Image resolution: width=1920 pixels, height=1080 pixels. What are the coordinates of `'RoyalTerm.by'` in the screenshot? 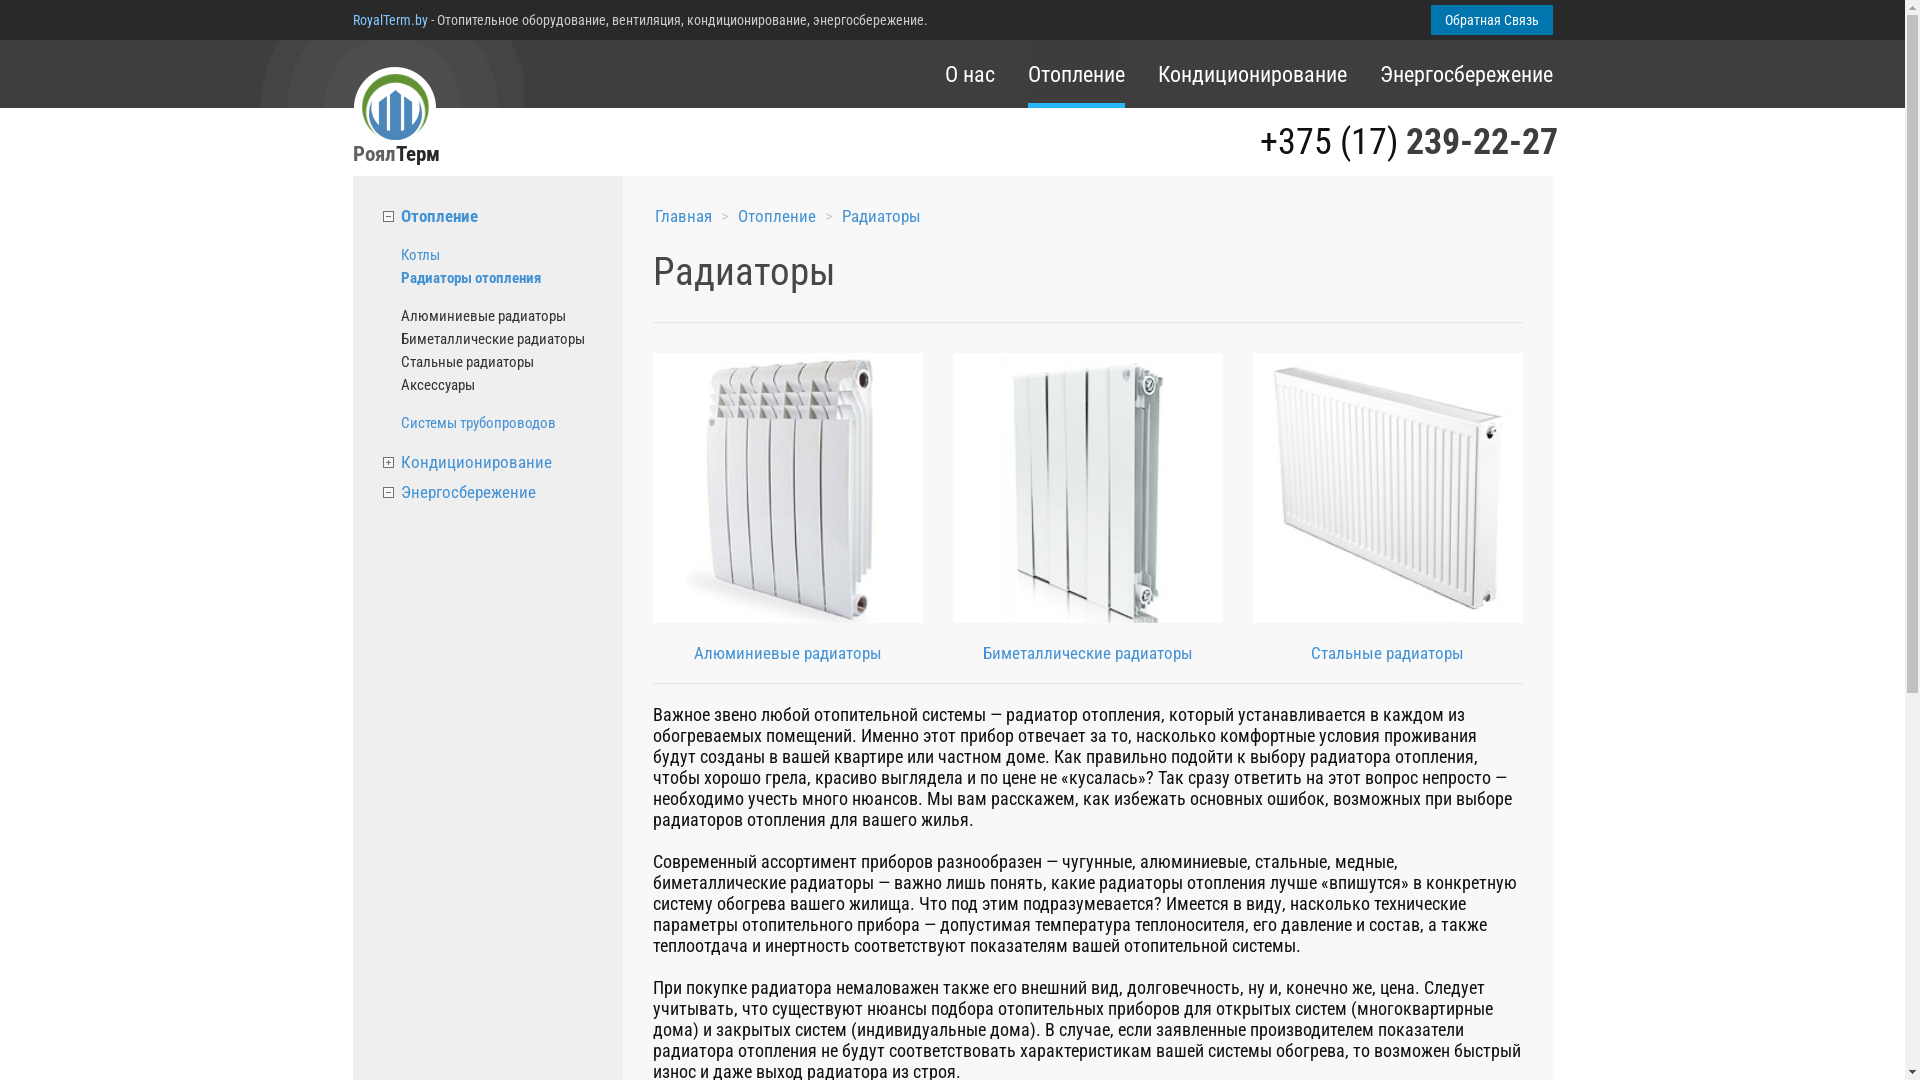 It's located at (389, 19).